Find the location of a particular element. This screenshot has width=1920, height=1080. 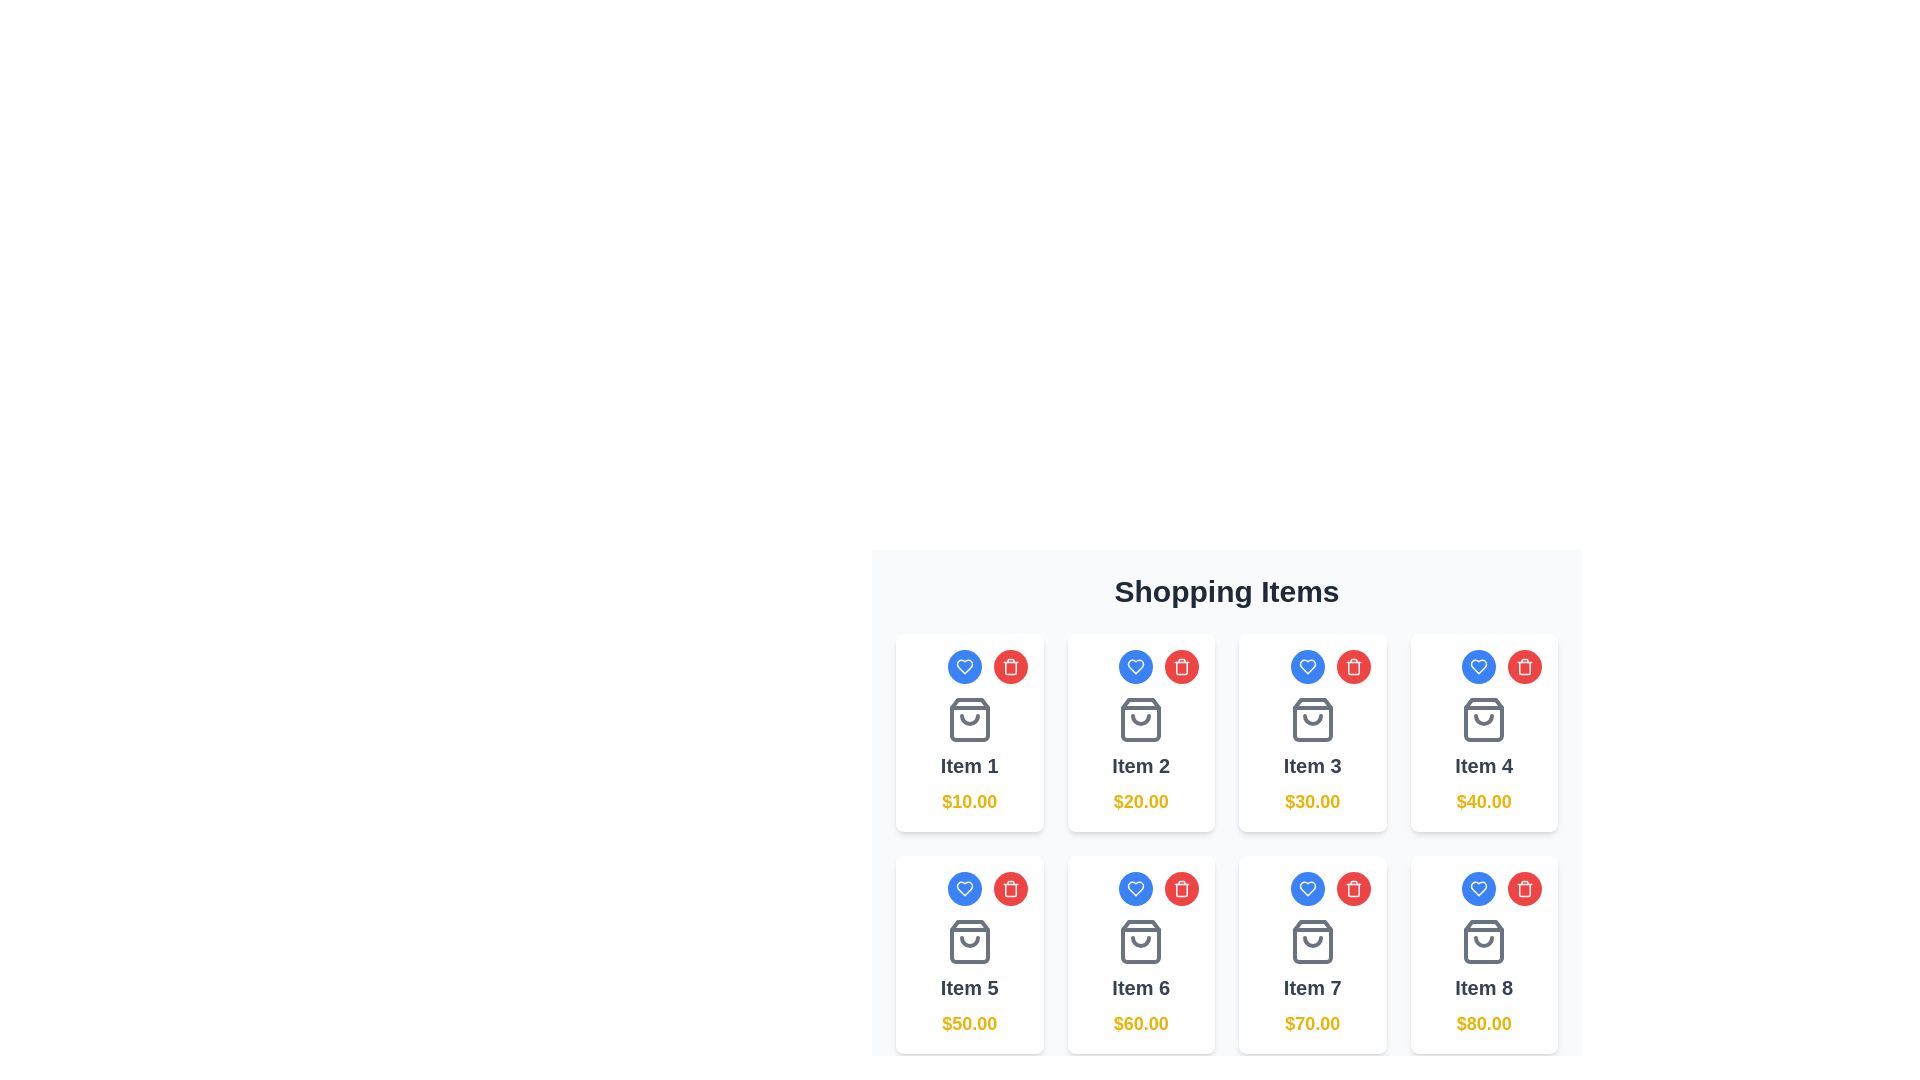

the trash bin icon button with a red background located in the top-right corner of an item card is located at coordinates (1010, 667).